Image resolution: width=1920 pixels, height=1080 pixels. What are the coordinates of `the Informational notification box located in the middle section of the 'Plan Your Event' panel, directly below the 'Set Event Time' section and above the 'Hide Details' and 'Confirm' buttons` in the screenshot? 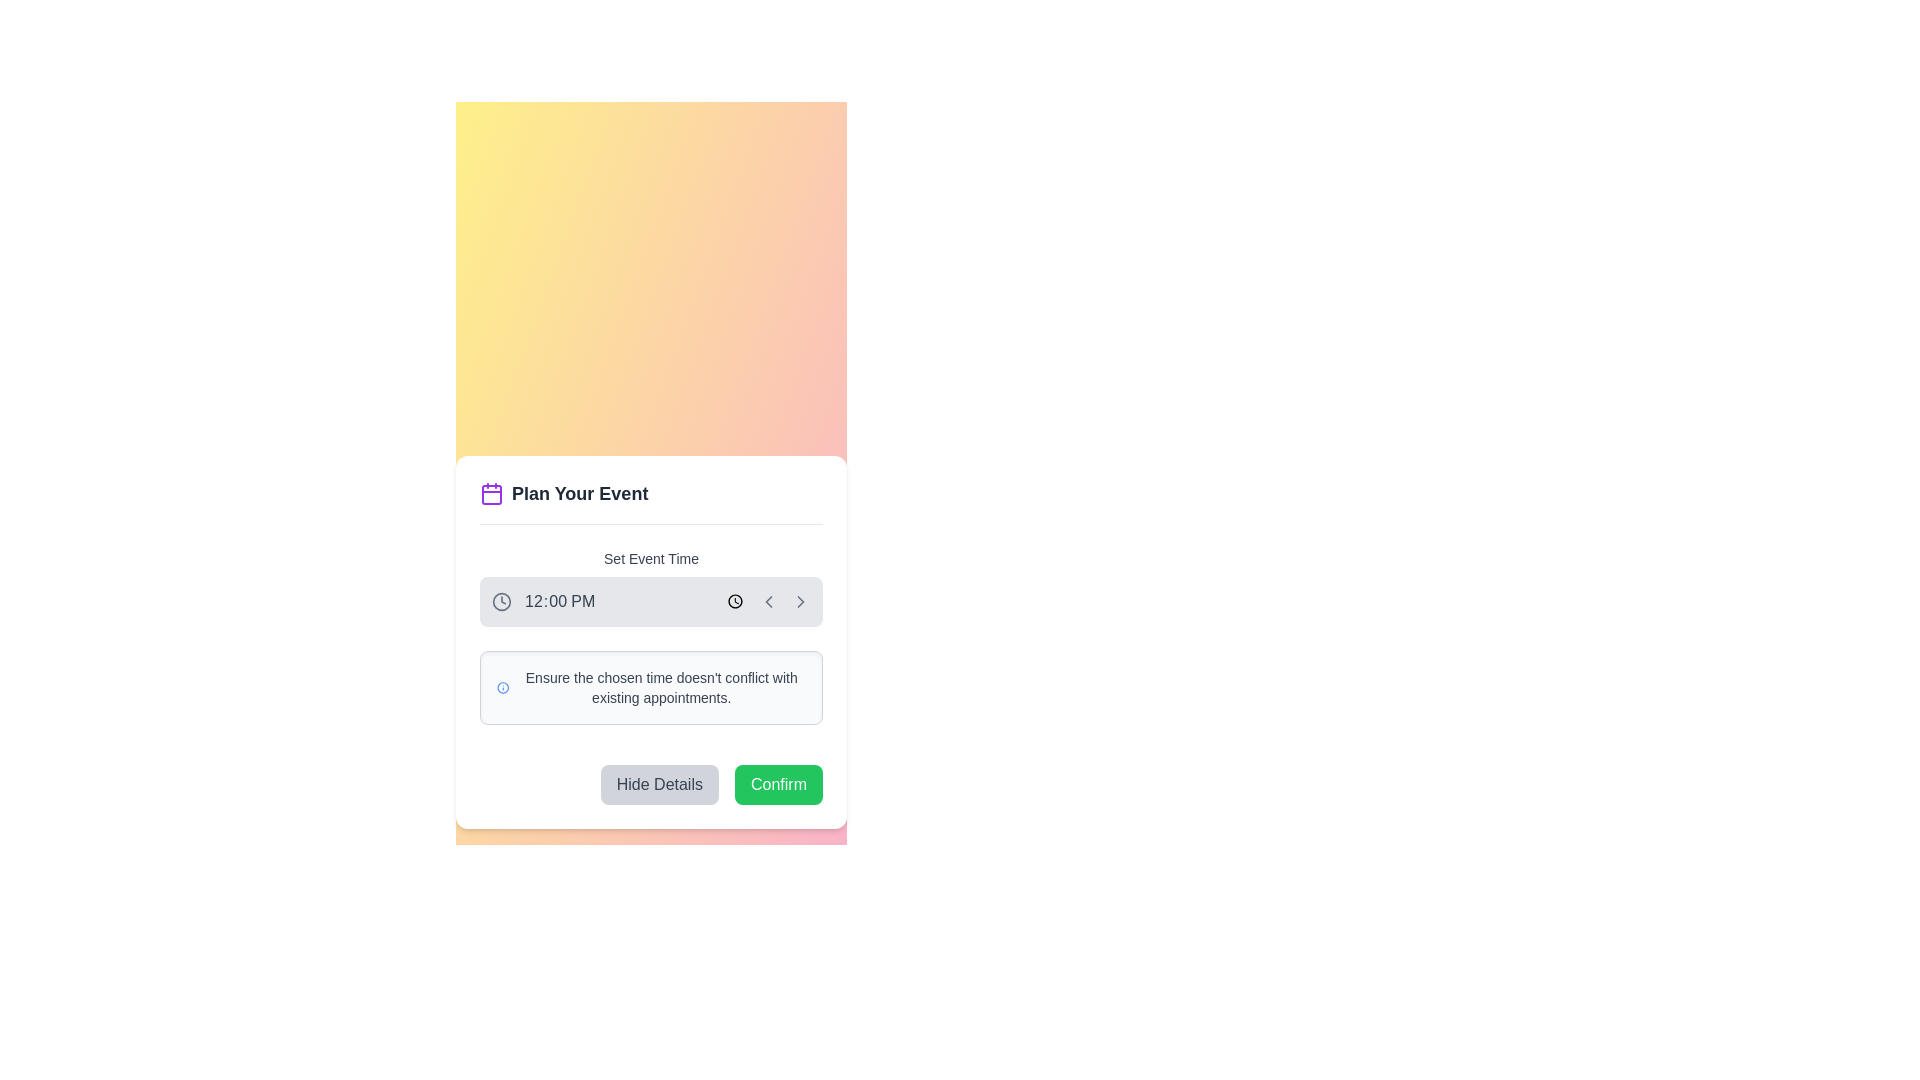 It's located at (651, 686).